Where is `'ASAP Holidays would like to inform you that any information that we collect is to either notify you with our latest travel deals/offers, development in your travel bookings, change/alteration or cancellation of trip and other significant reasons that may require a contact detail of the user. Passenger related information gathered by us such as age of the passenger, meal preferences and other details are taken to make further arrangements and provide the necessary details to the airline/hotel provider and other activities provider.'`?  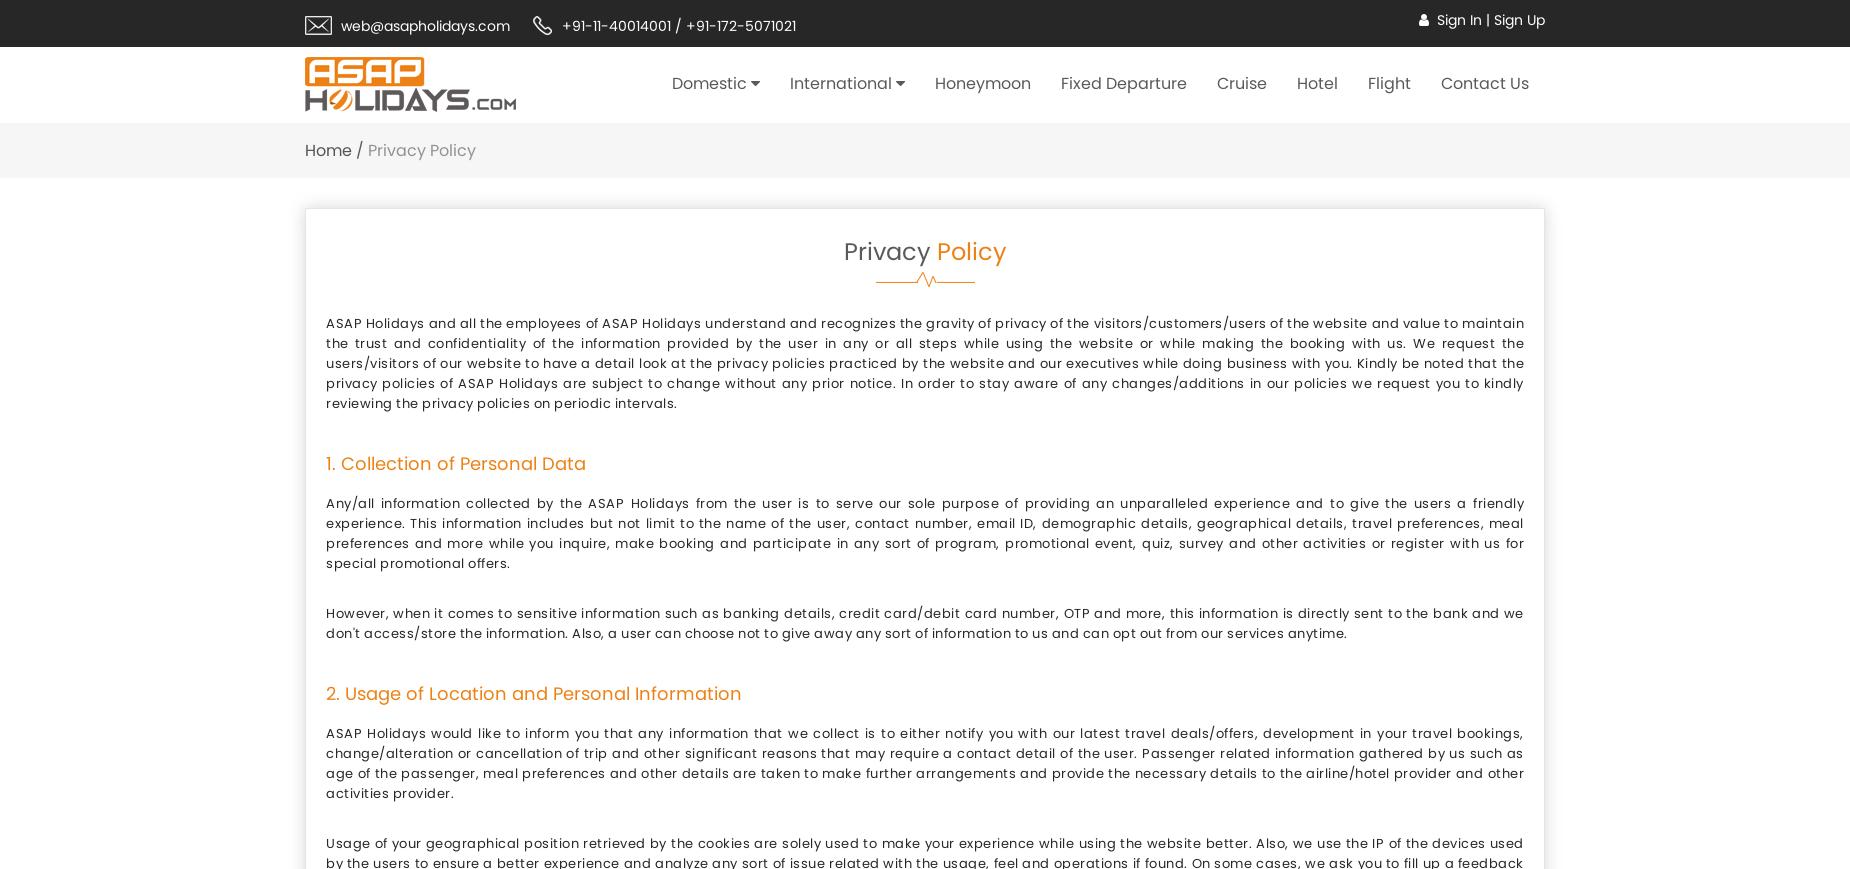
'ASAP Holidays would like to inform you that any information that we collect is to either notify you with our latest travel deals/offers, development in your travel bookings, change/alteration or cancellation of trip and other significant reasons that may require a contact detail of the user. Passenger related information gathered by us such as age of the passenger, meal preferences and other details are taken to make further arrangements and provide the necessary details to the airline/hotel provider and other activities provider.' is located at coordinates (925, 762).